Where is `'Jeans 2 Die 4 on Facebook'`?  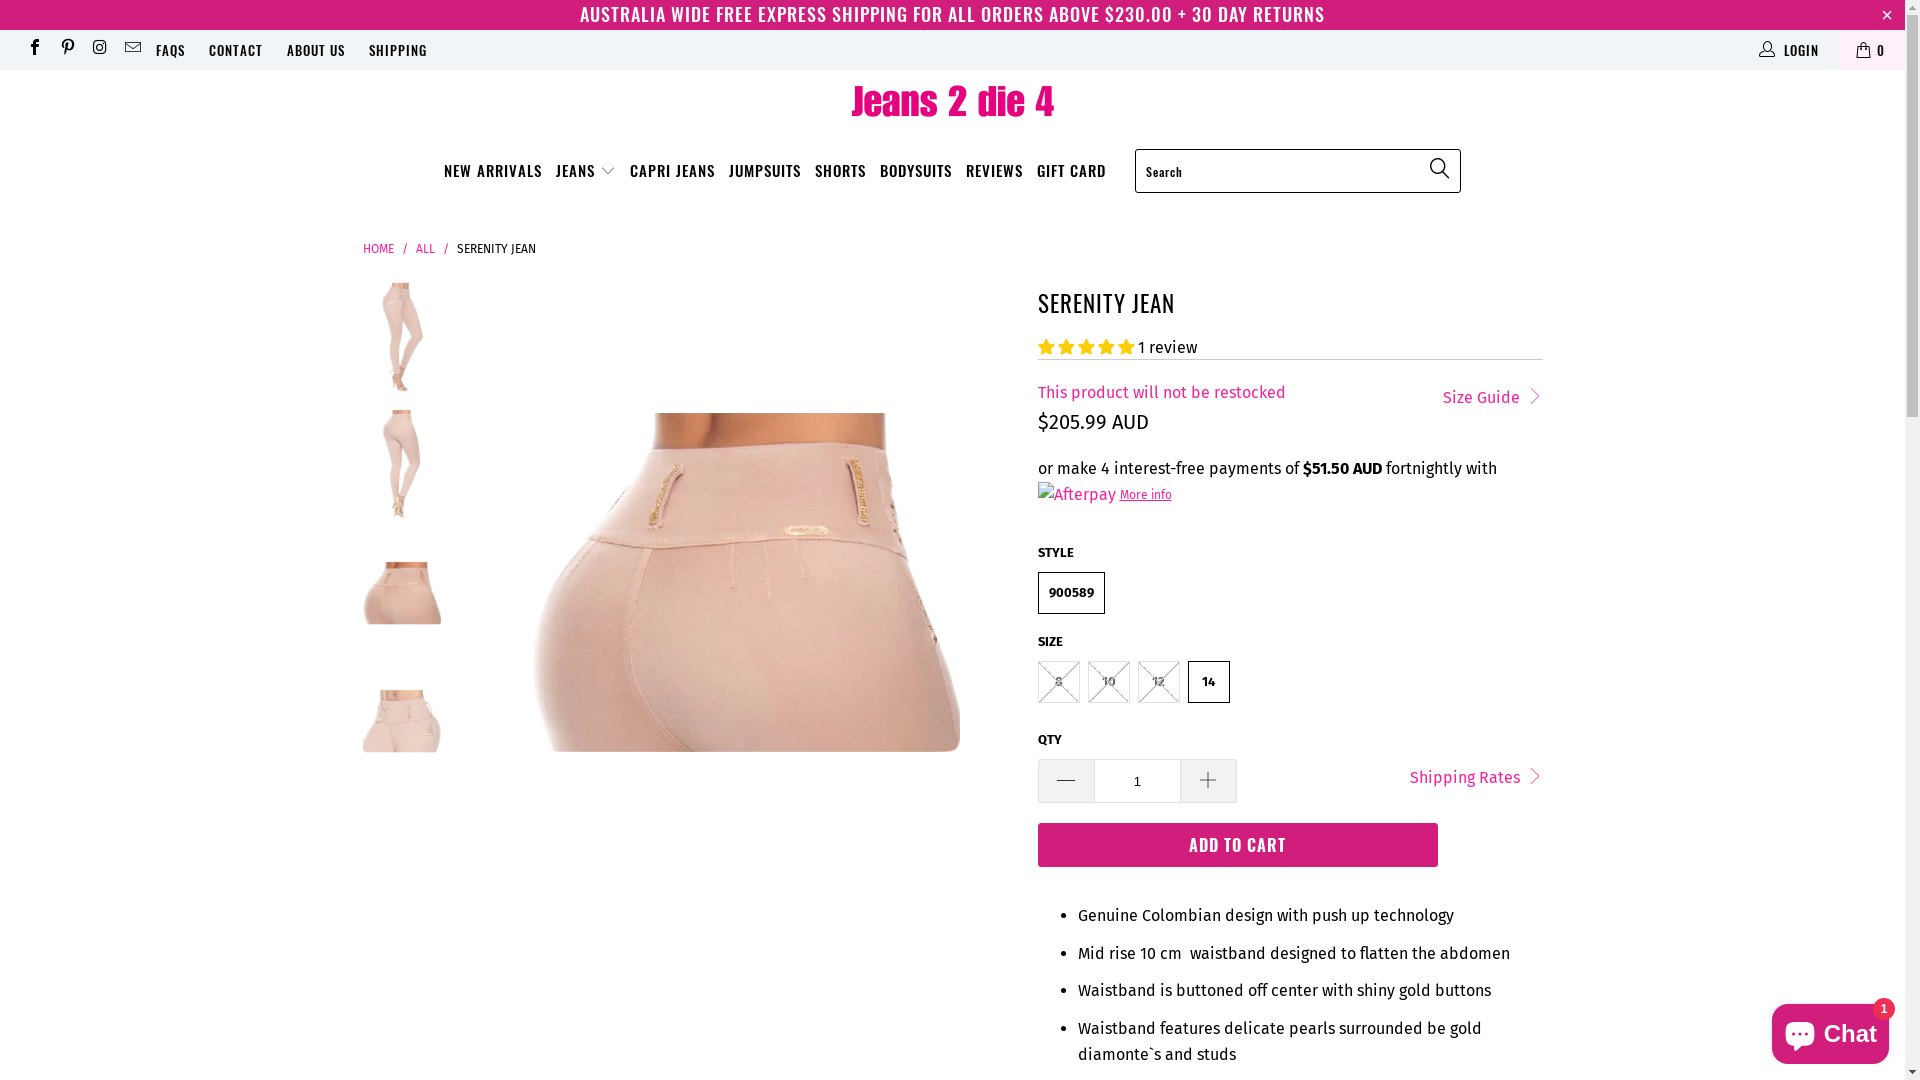 'Jeans 2 Die 4 on Facebook' is located at coordinates (33, 48).